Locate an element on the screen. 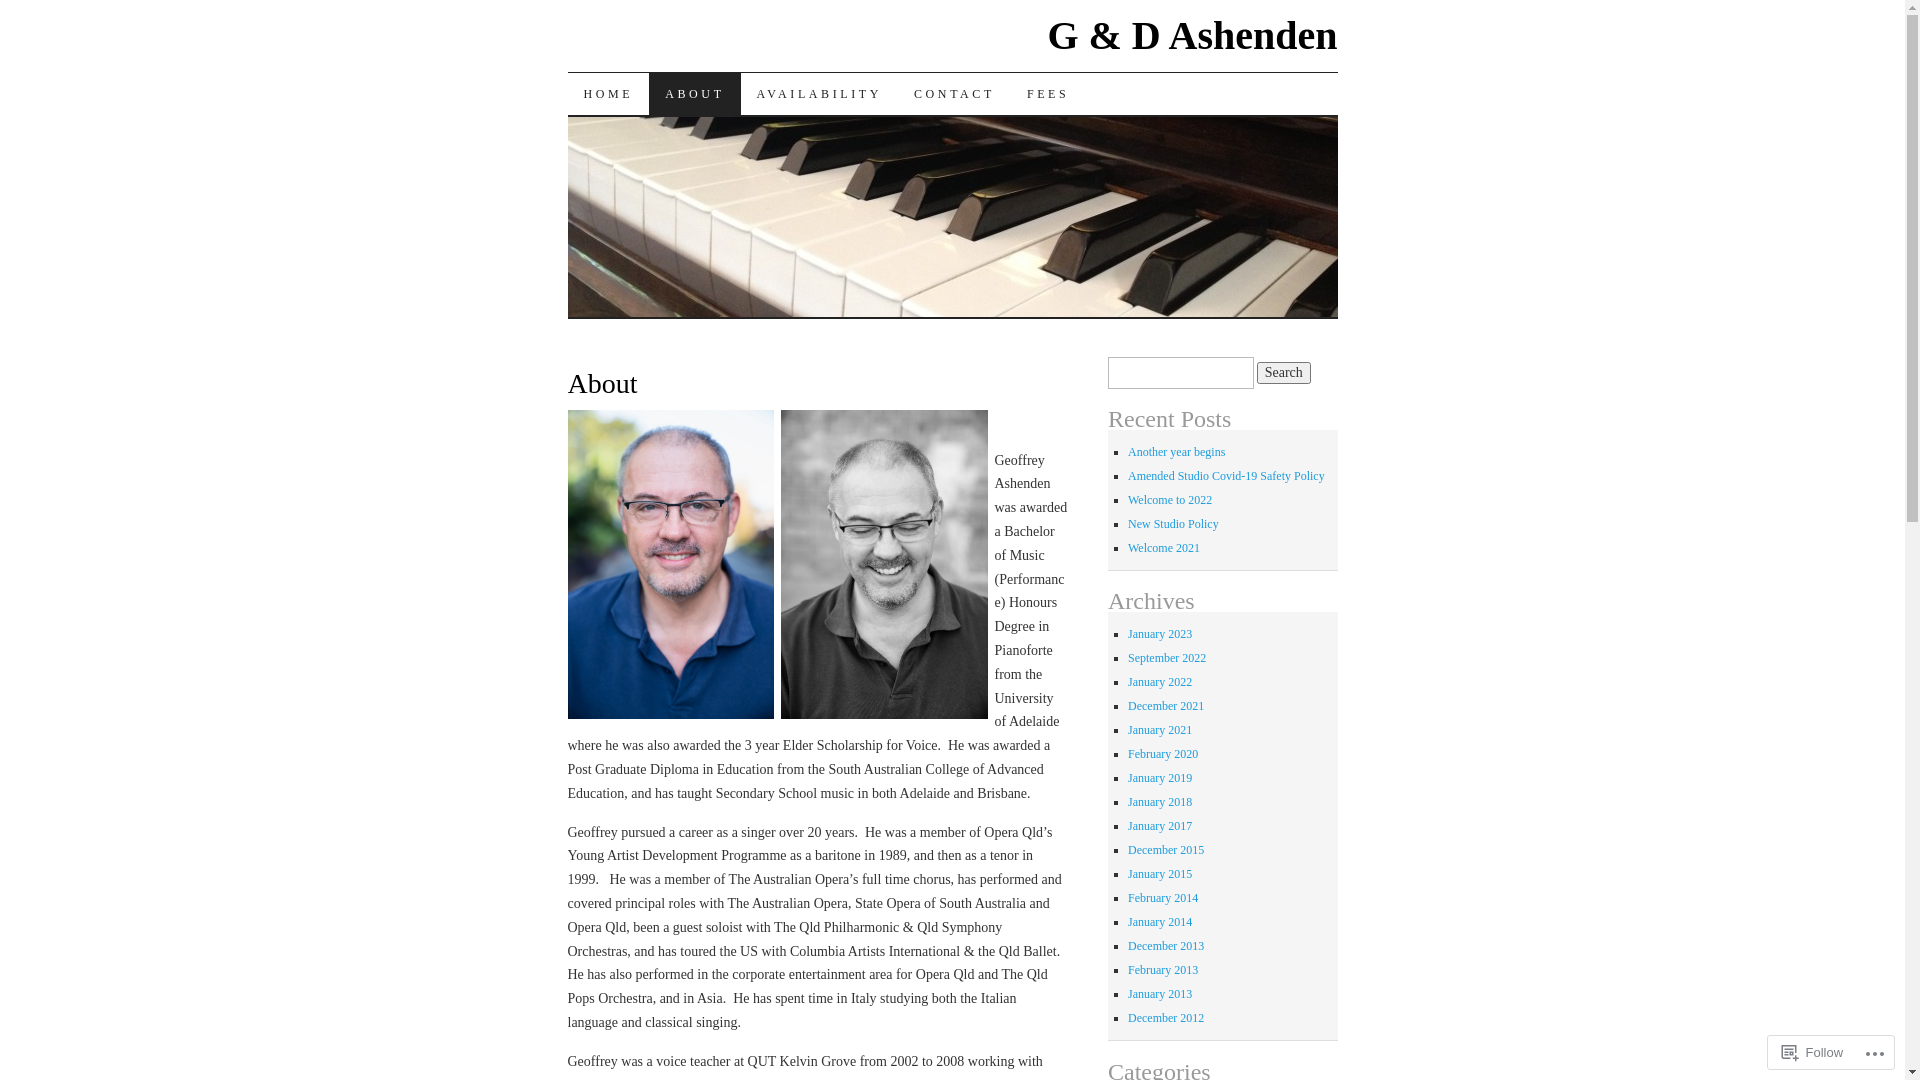  'January 2023' is located at coordinates (1128, 633).